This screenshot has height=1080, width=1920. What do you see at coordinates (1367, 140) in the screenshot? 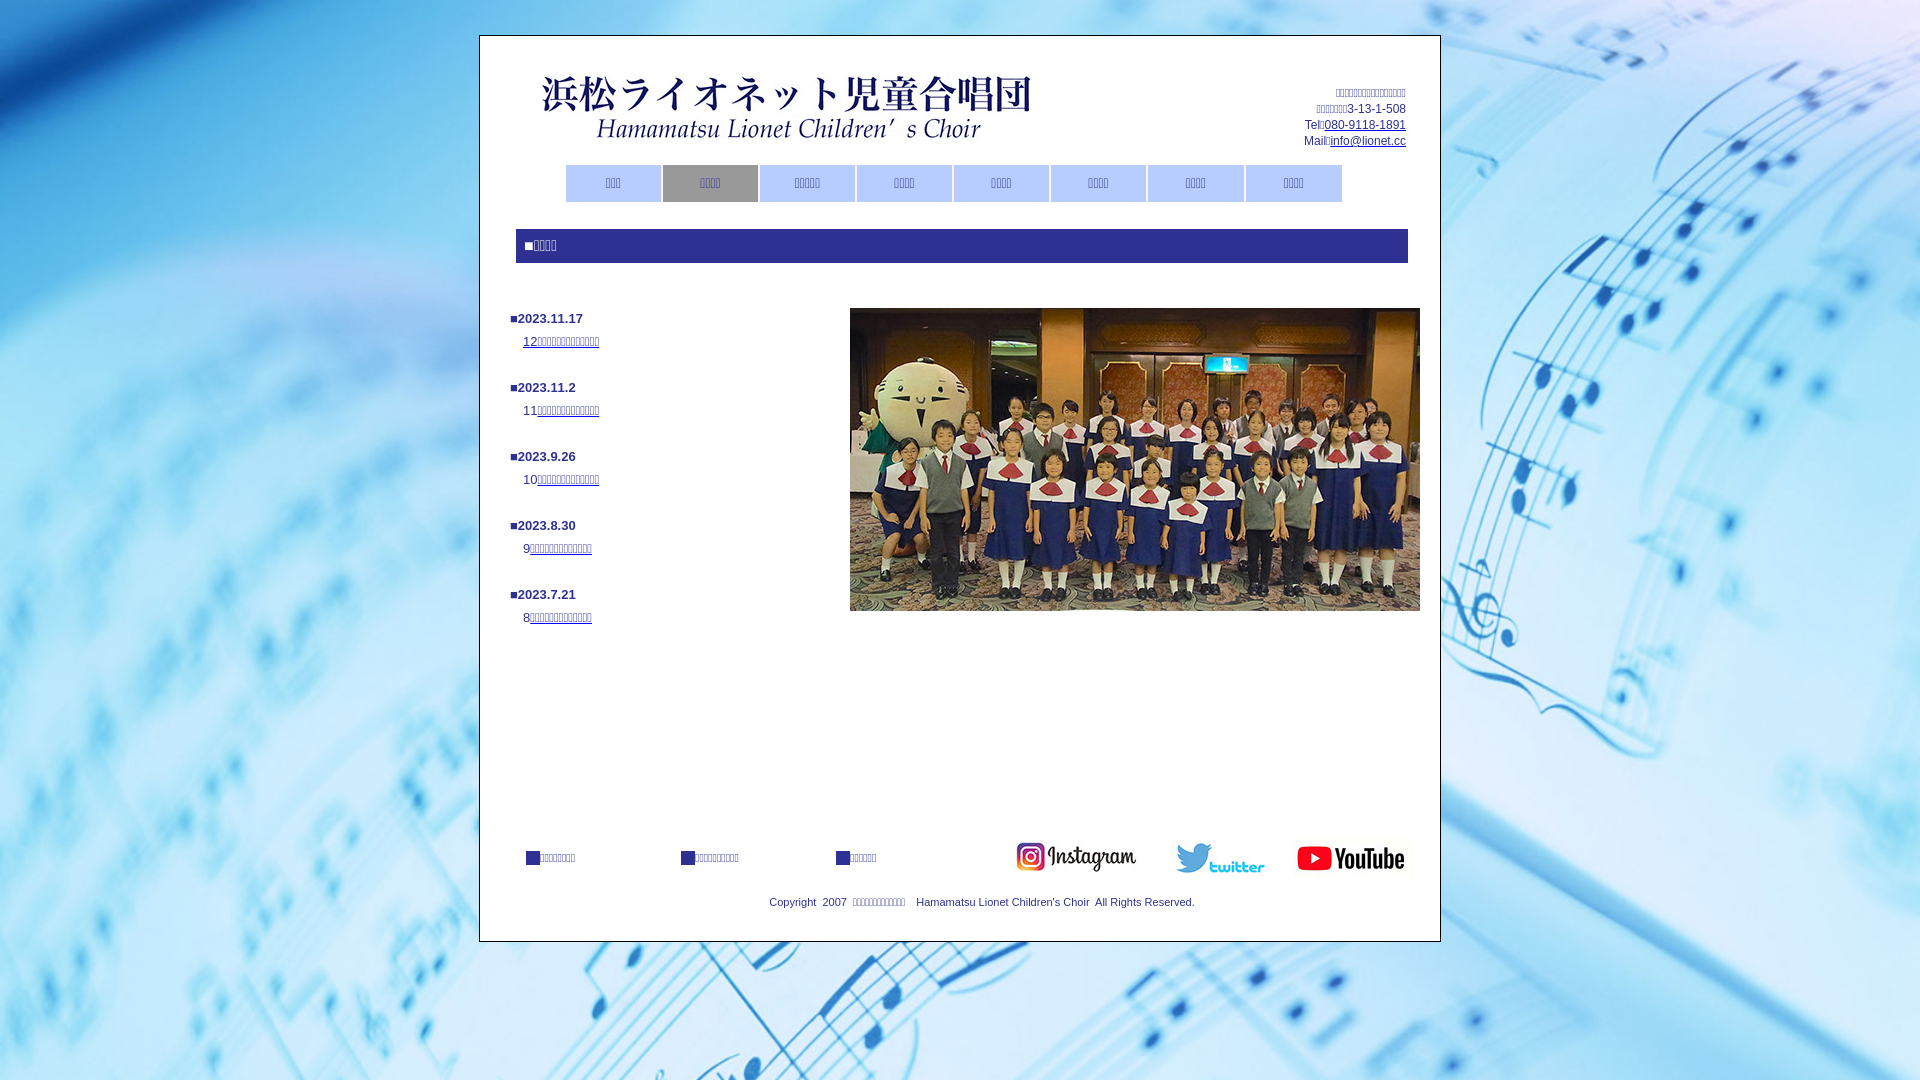
I see `'info@lionet.cc'` at bounding box center [1367, 140].